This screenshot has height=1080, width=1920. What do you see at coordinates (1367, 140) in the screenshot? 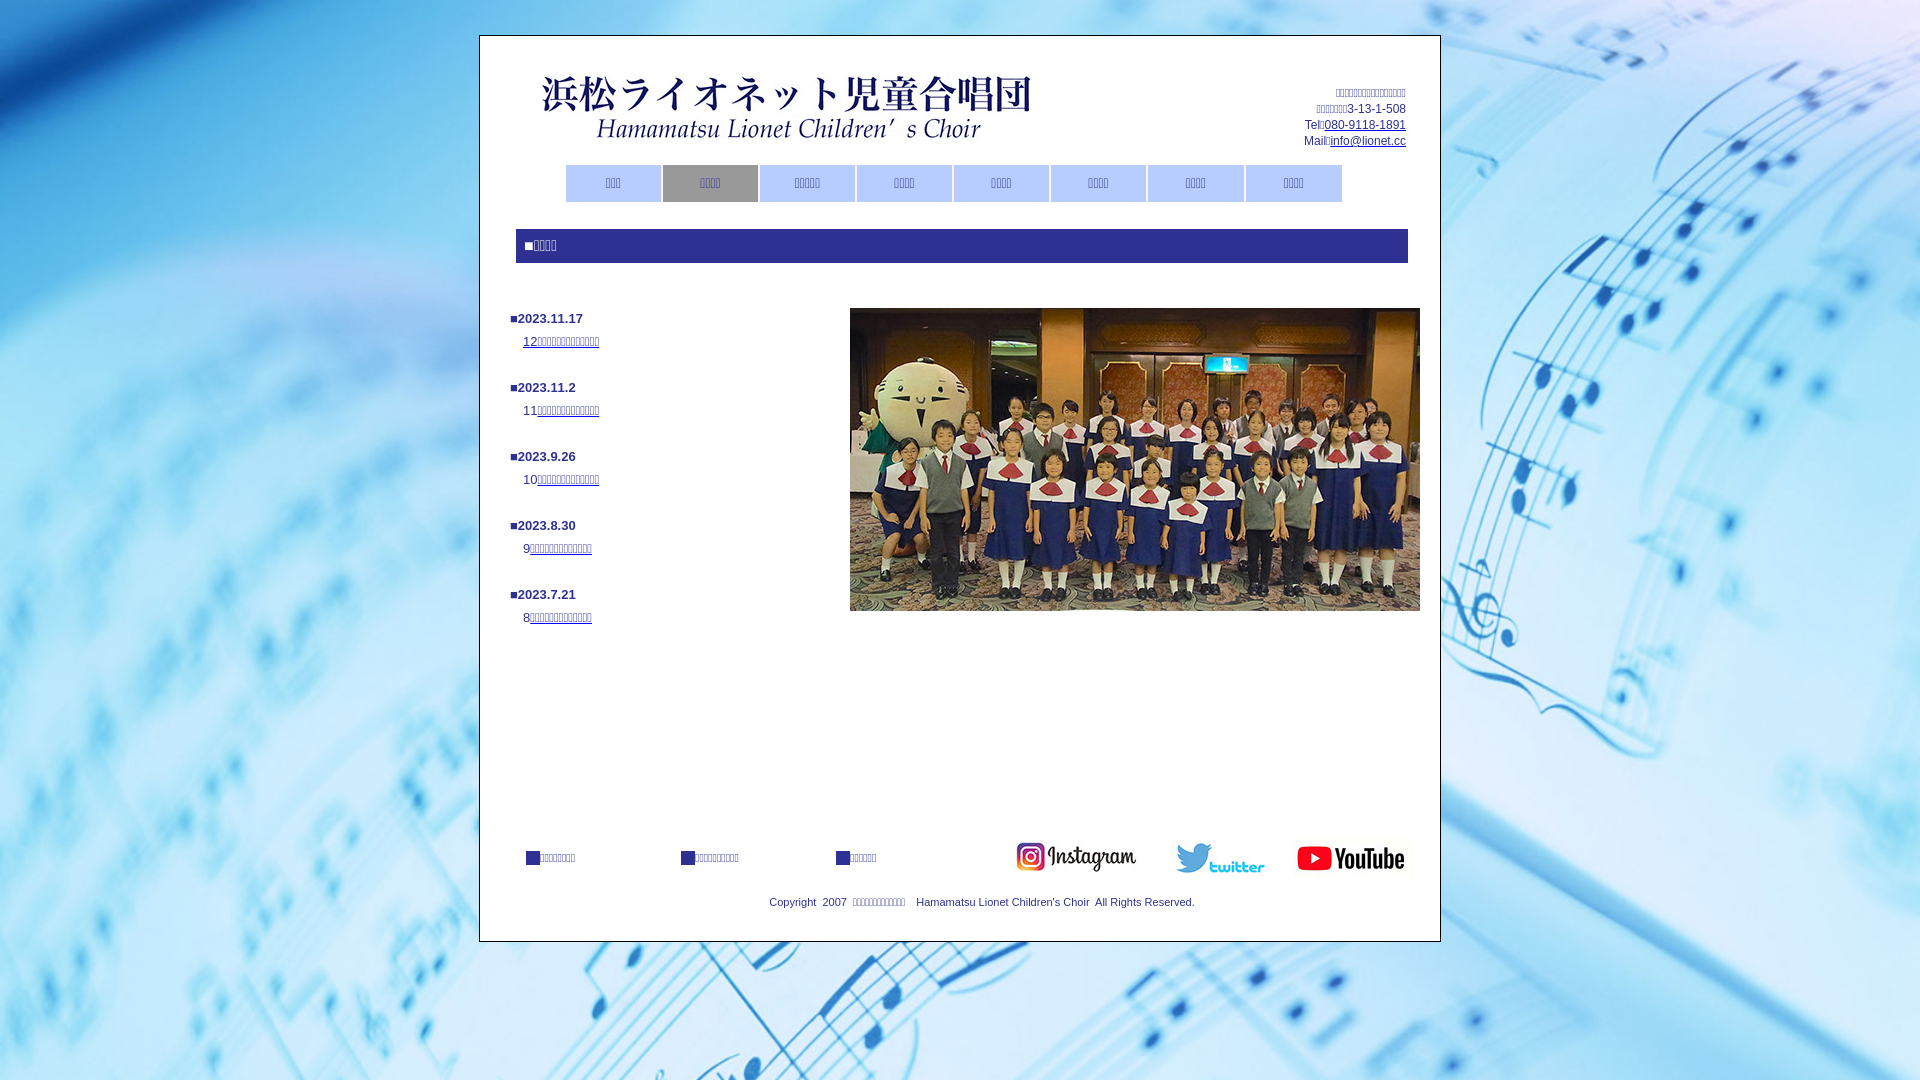
I see `'info@lionet.cc'` at bounding box center [1367, 140].